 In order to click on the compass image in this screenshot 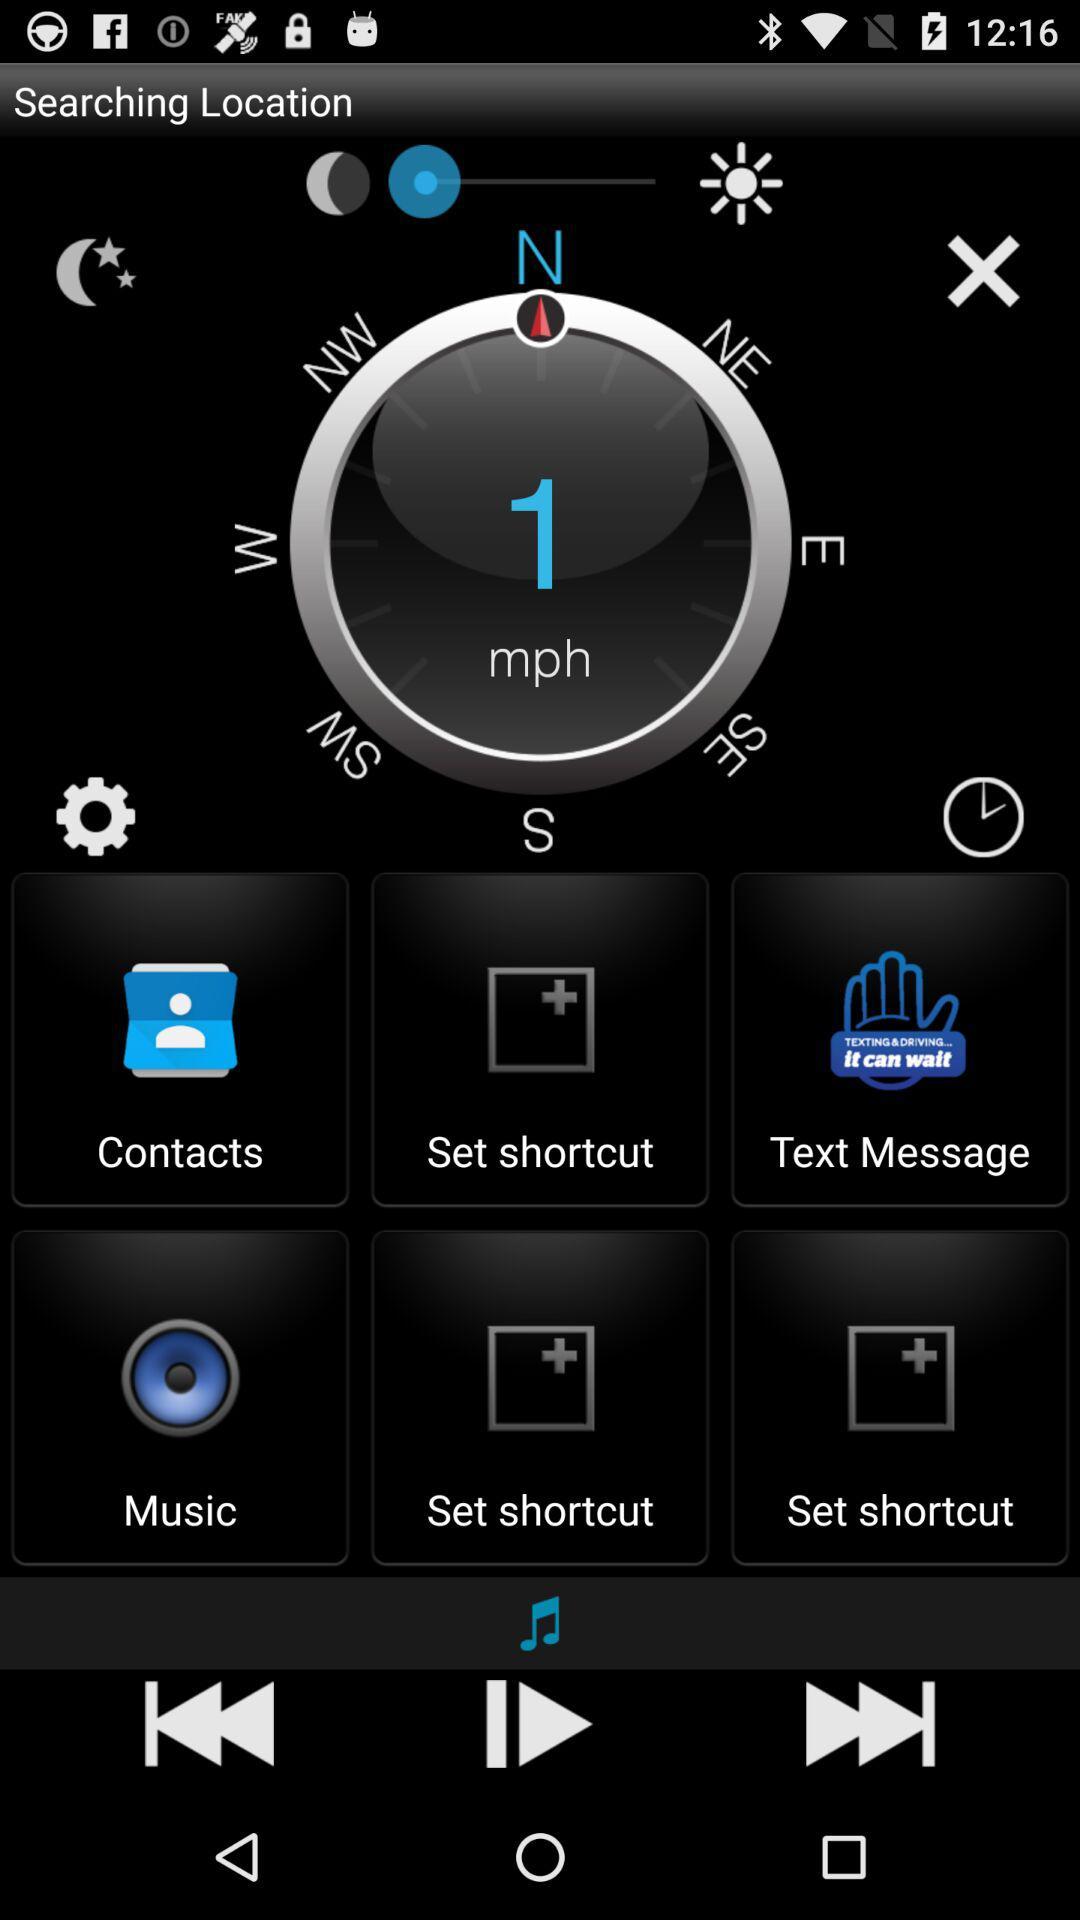, I will do `click(540, 541)`.